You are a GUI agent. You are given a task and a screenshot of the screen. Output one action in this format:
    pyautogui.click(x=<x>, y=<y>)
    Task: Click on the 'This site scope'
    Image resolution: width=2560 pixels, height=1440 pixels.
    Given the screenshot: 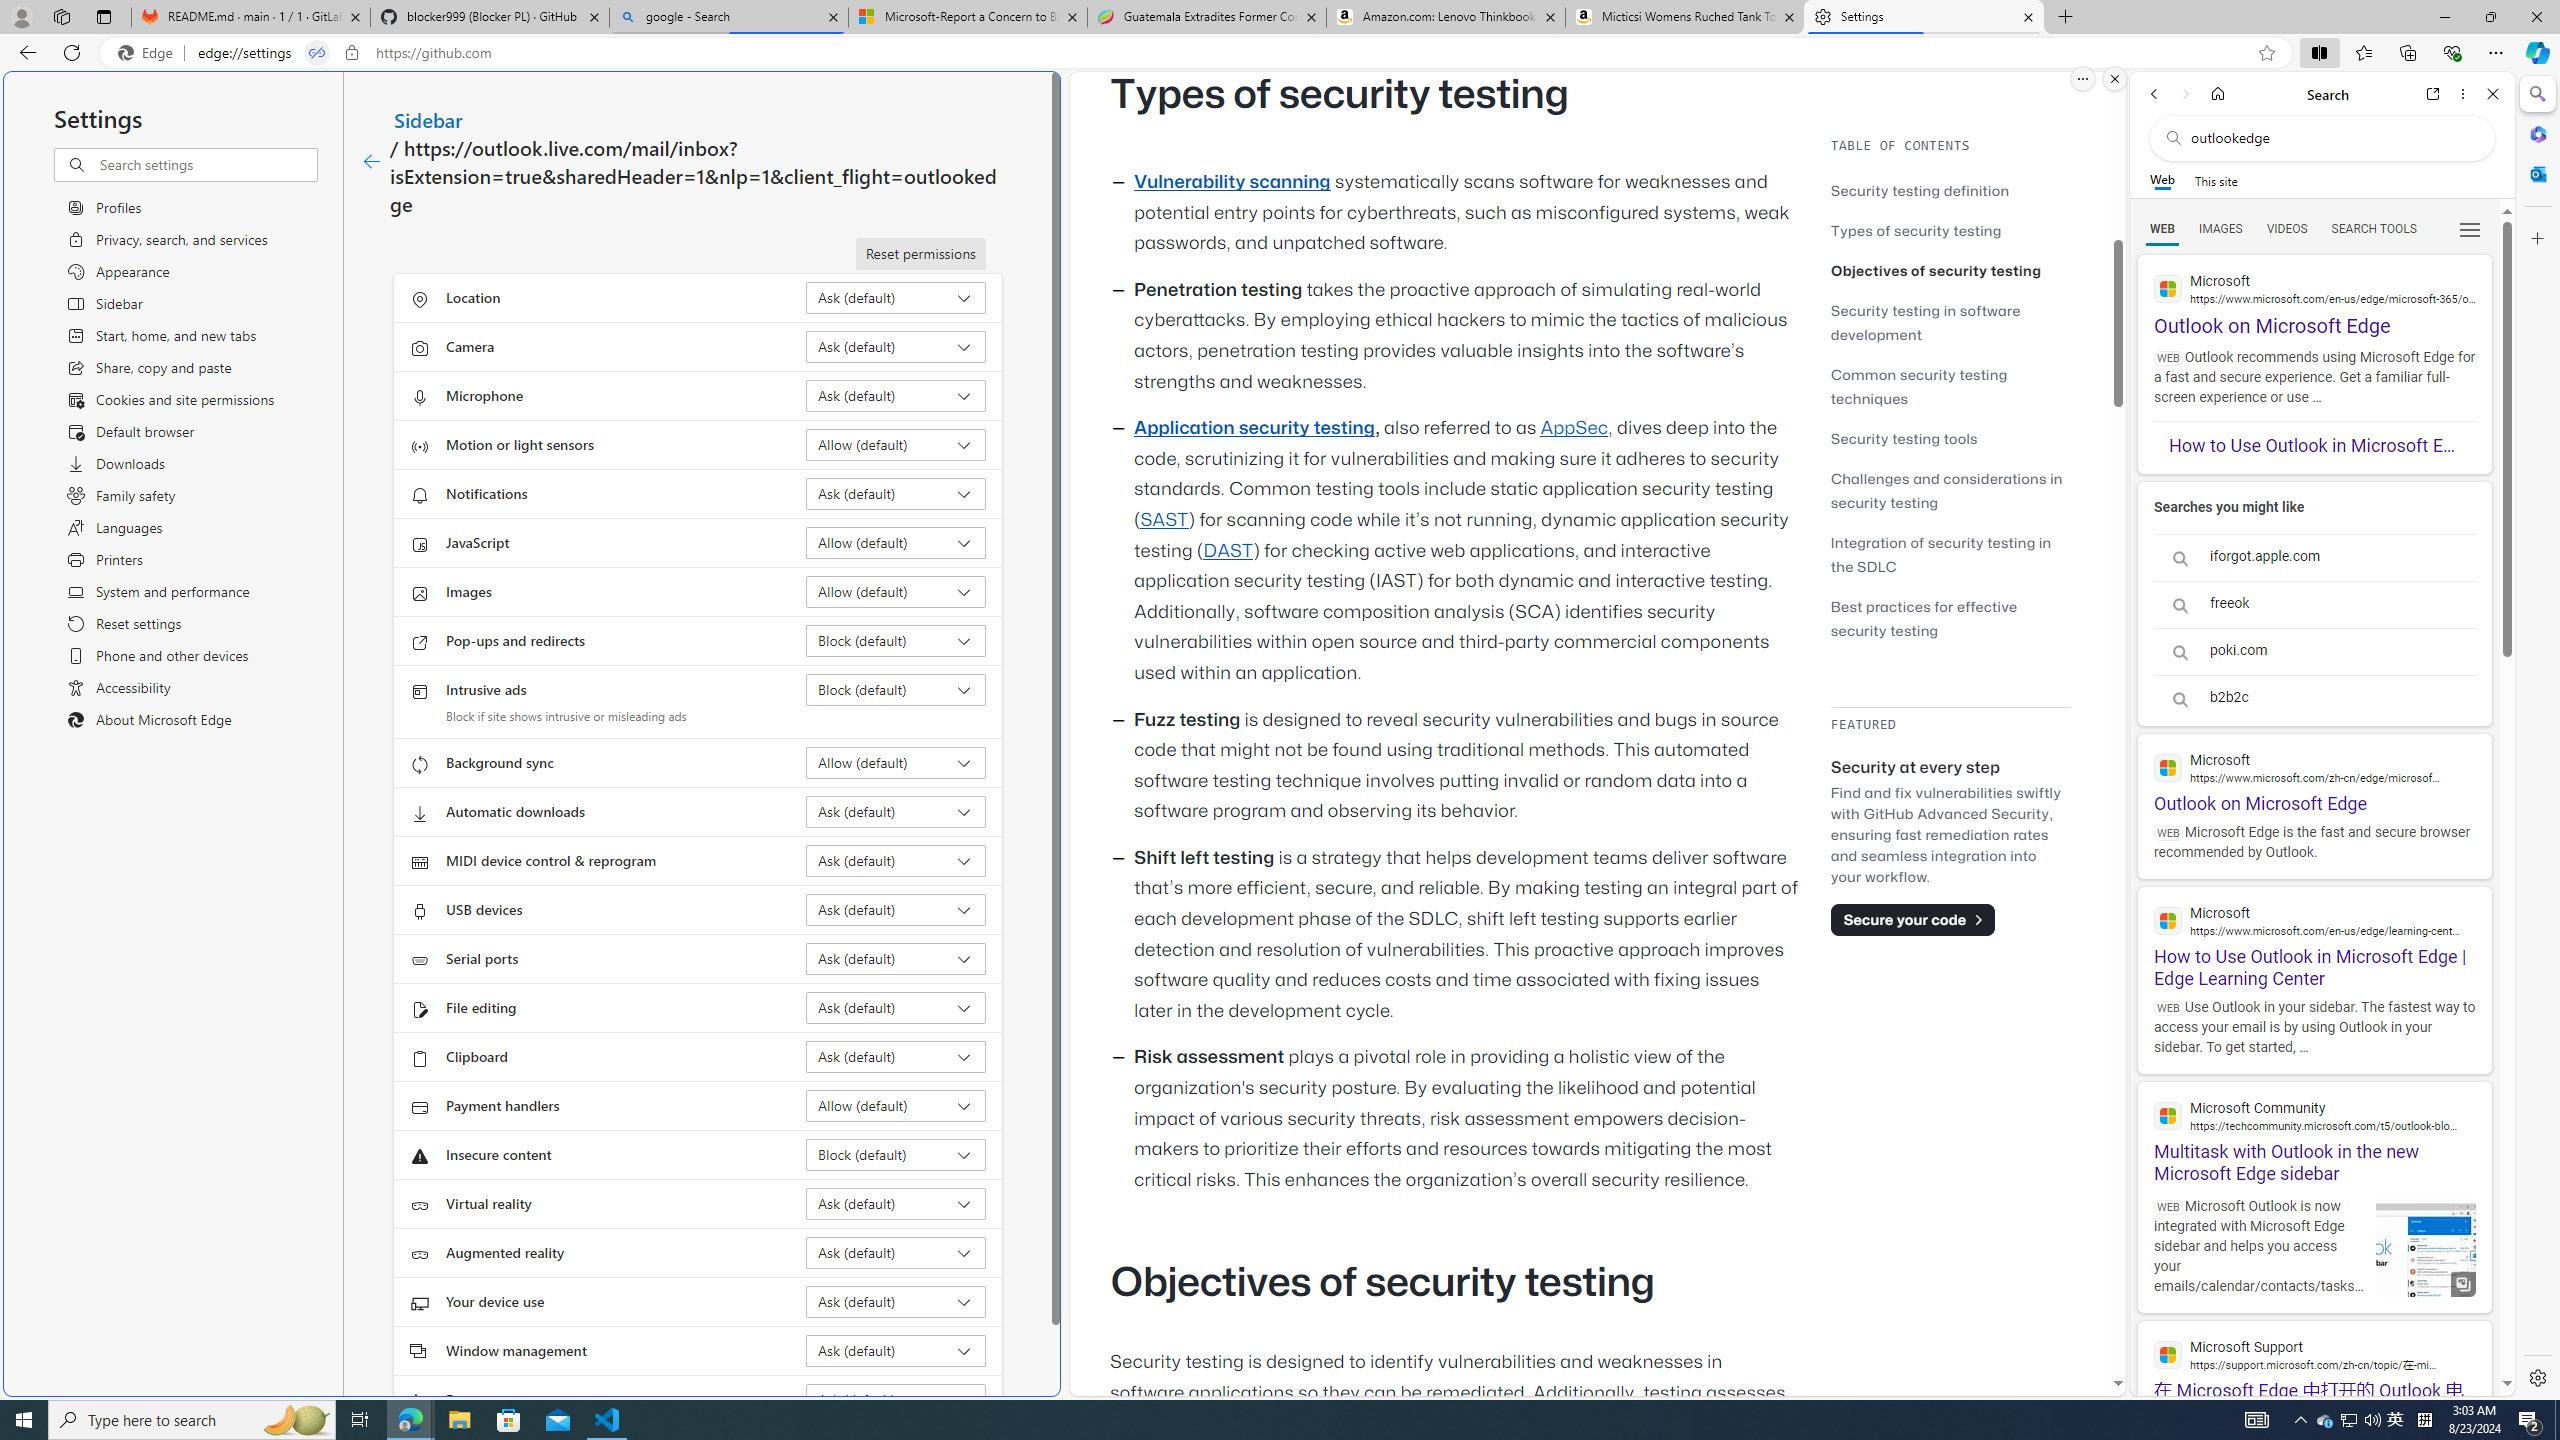 What is the action you would take?
    pyautogui.click(x=2214, y=180)
    